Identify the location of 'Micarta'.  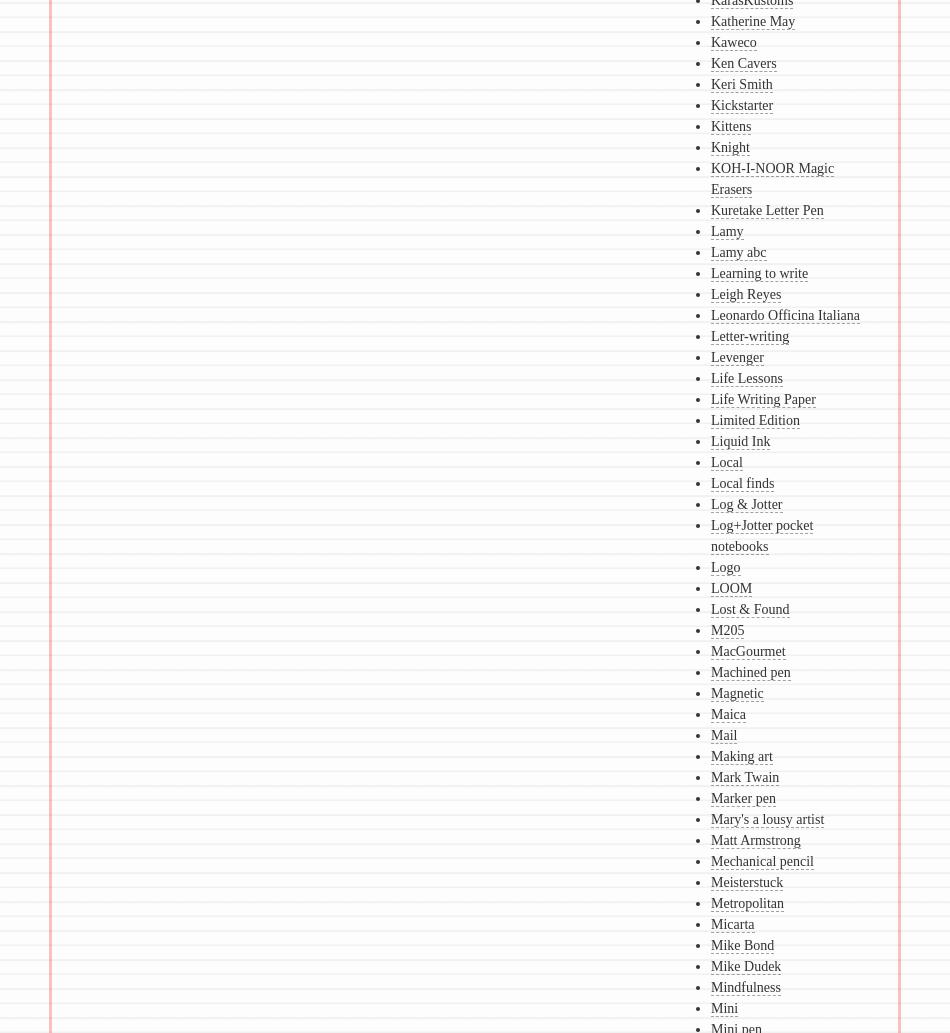
(730, 923).